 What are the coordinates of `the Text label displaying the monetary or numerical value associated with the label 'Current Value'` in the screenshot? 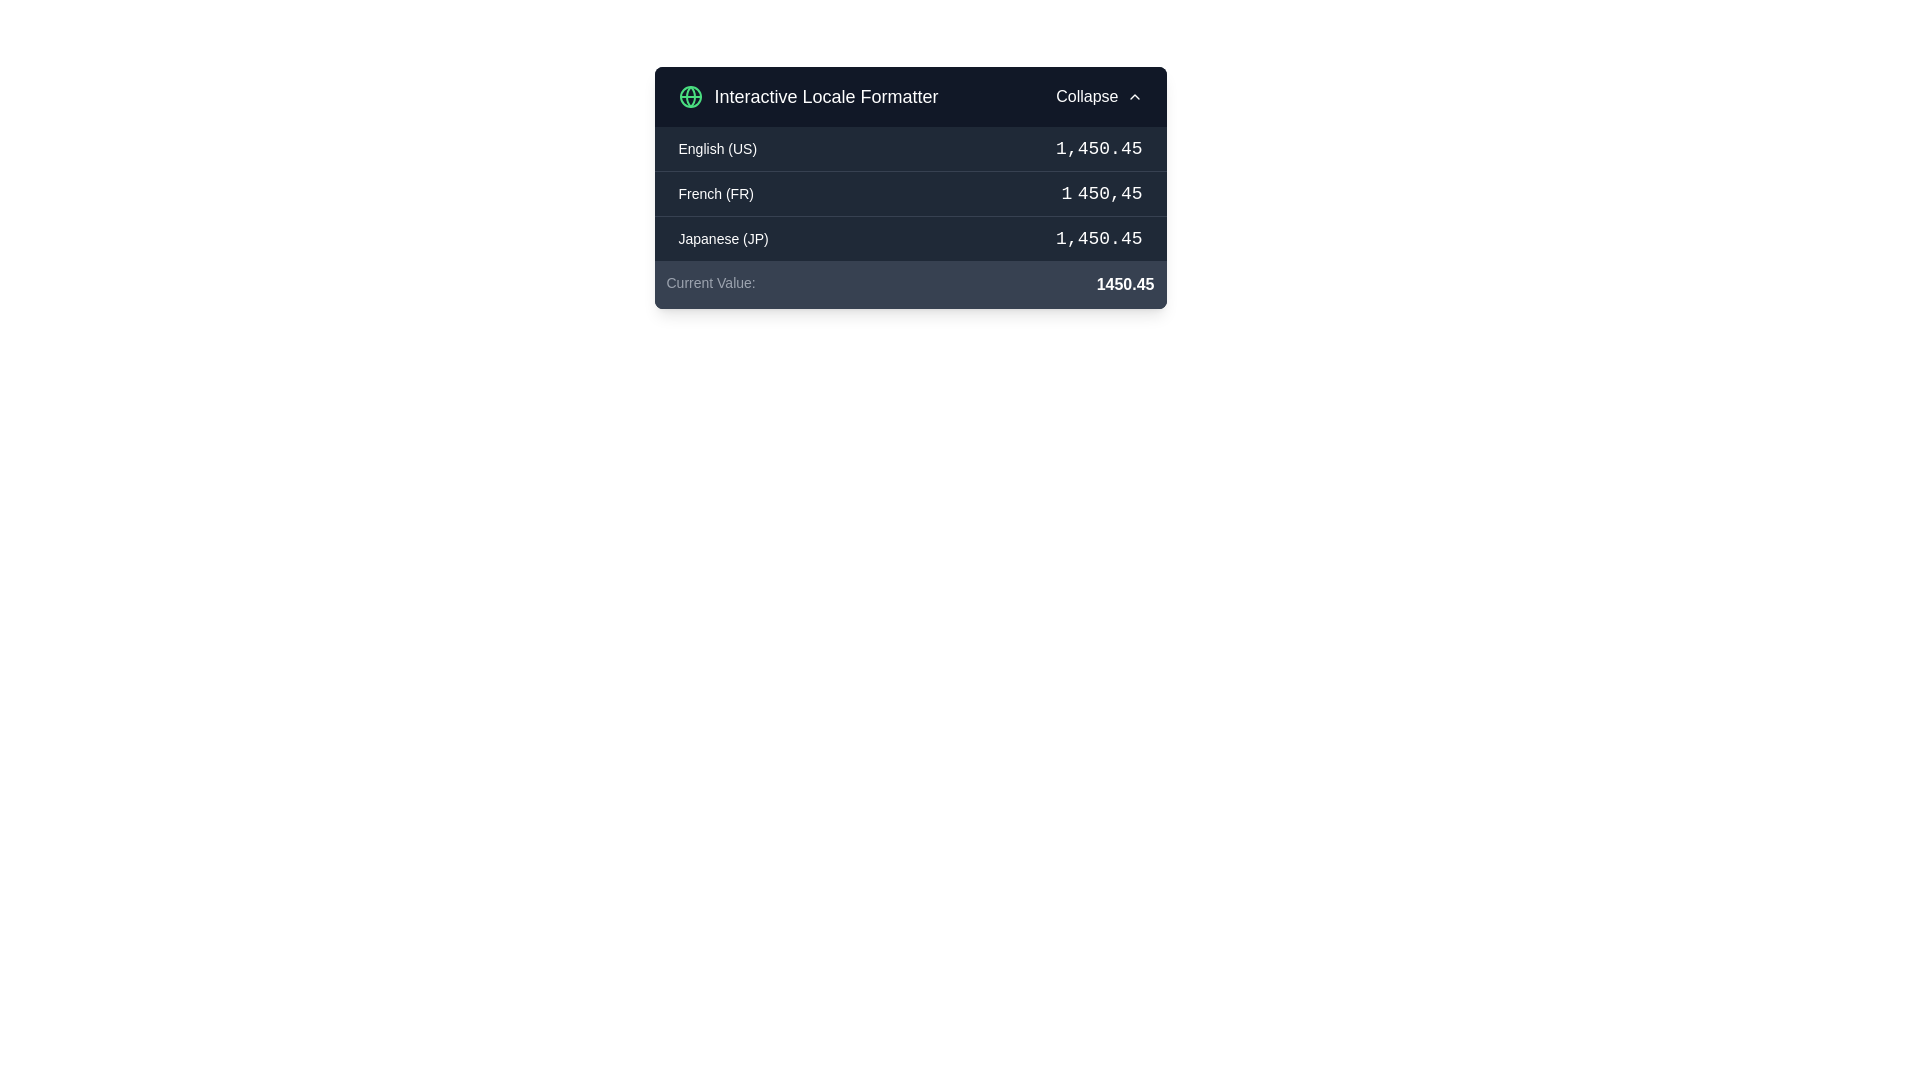 It's located at (1125, 285).